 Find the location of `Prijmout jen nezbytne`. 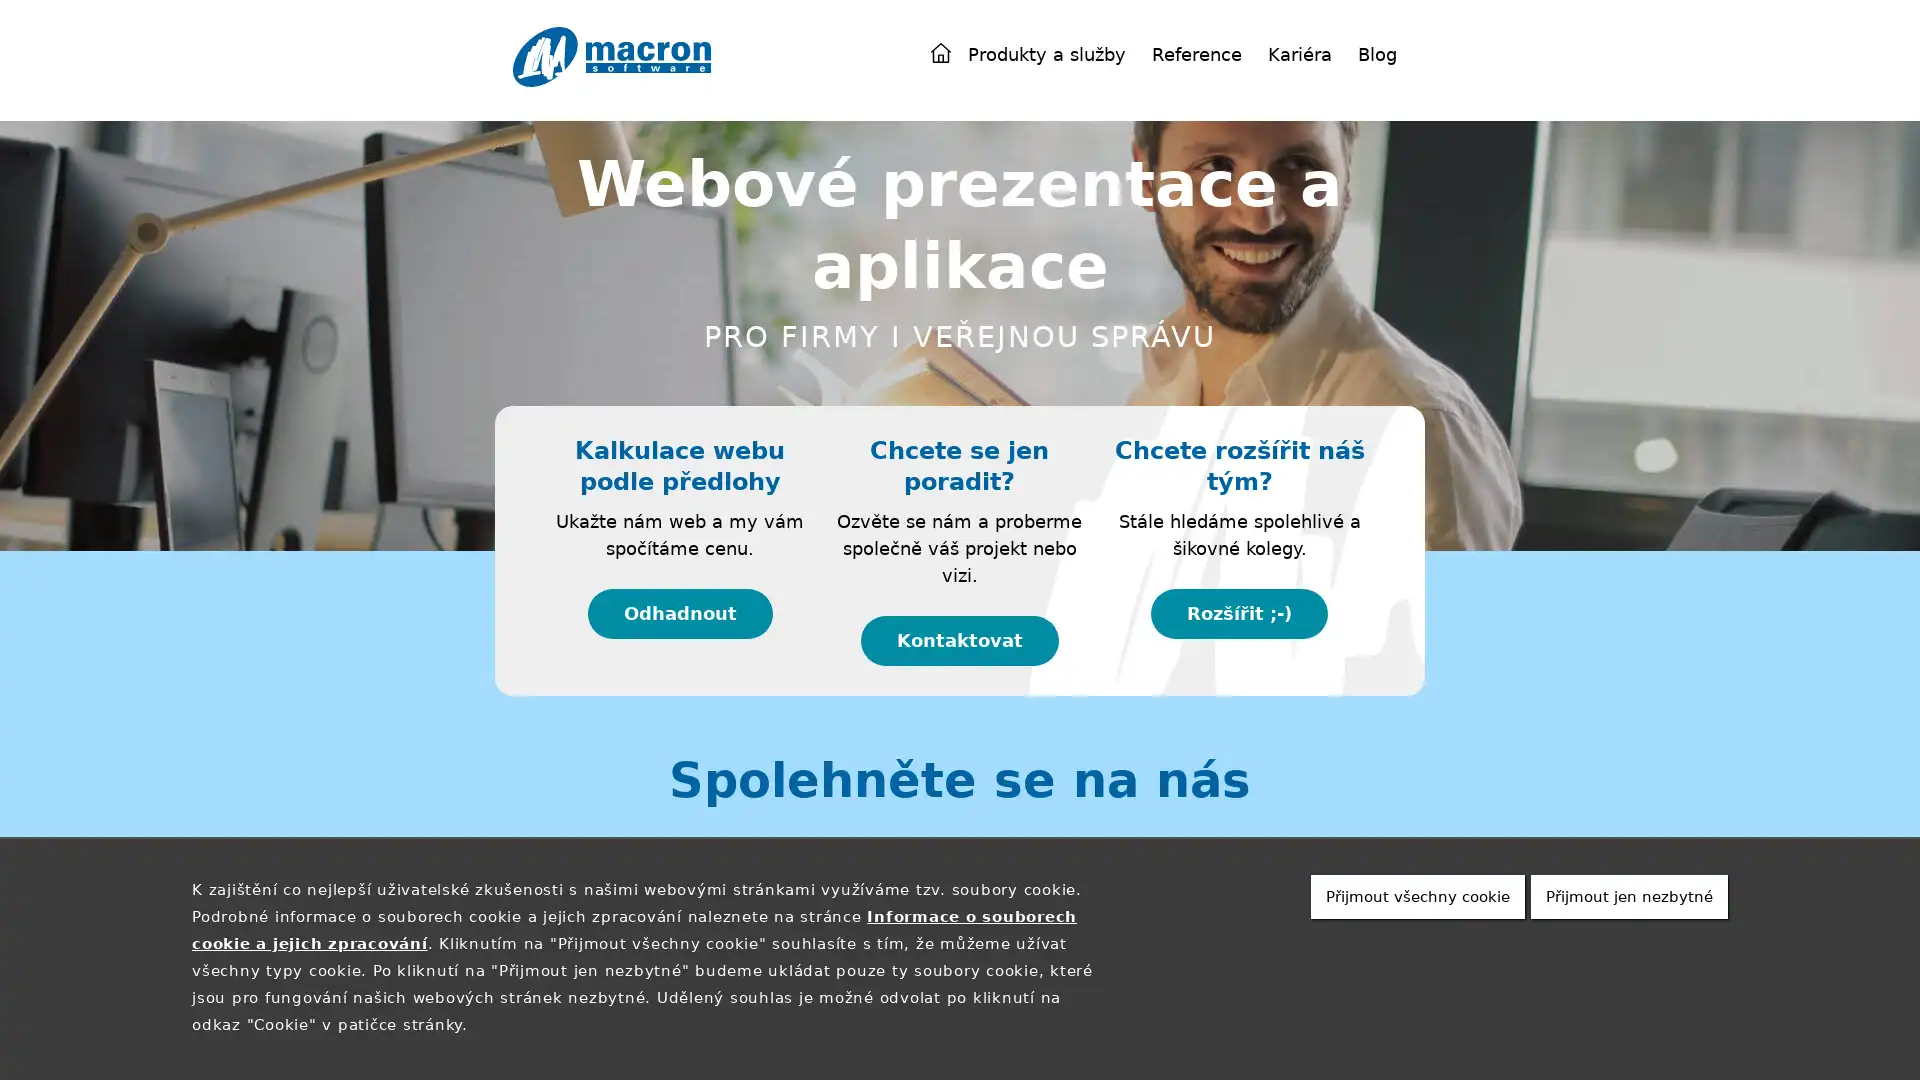

Prijmout jen nezbytne is located at coordinates (1629, 896).